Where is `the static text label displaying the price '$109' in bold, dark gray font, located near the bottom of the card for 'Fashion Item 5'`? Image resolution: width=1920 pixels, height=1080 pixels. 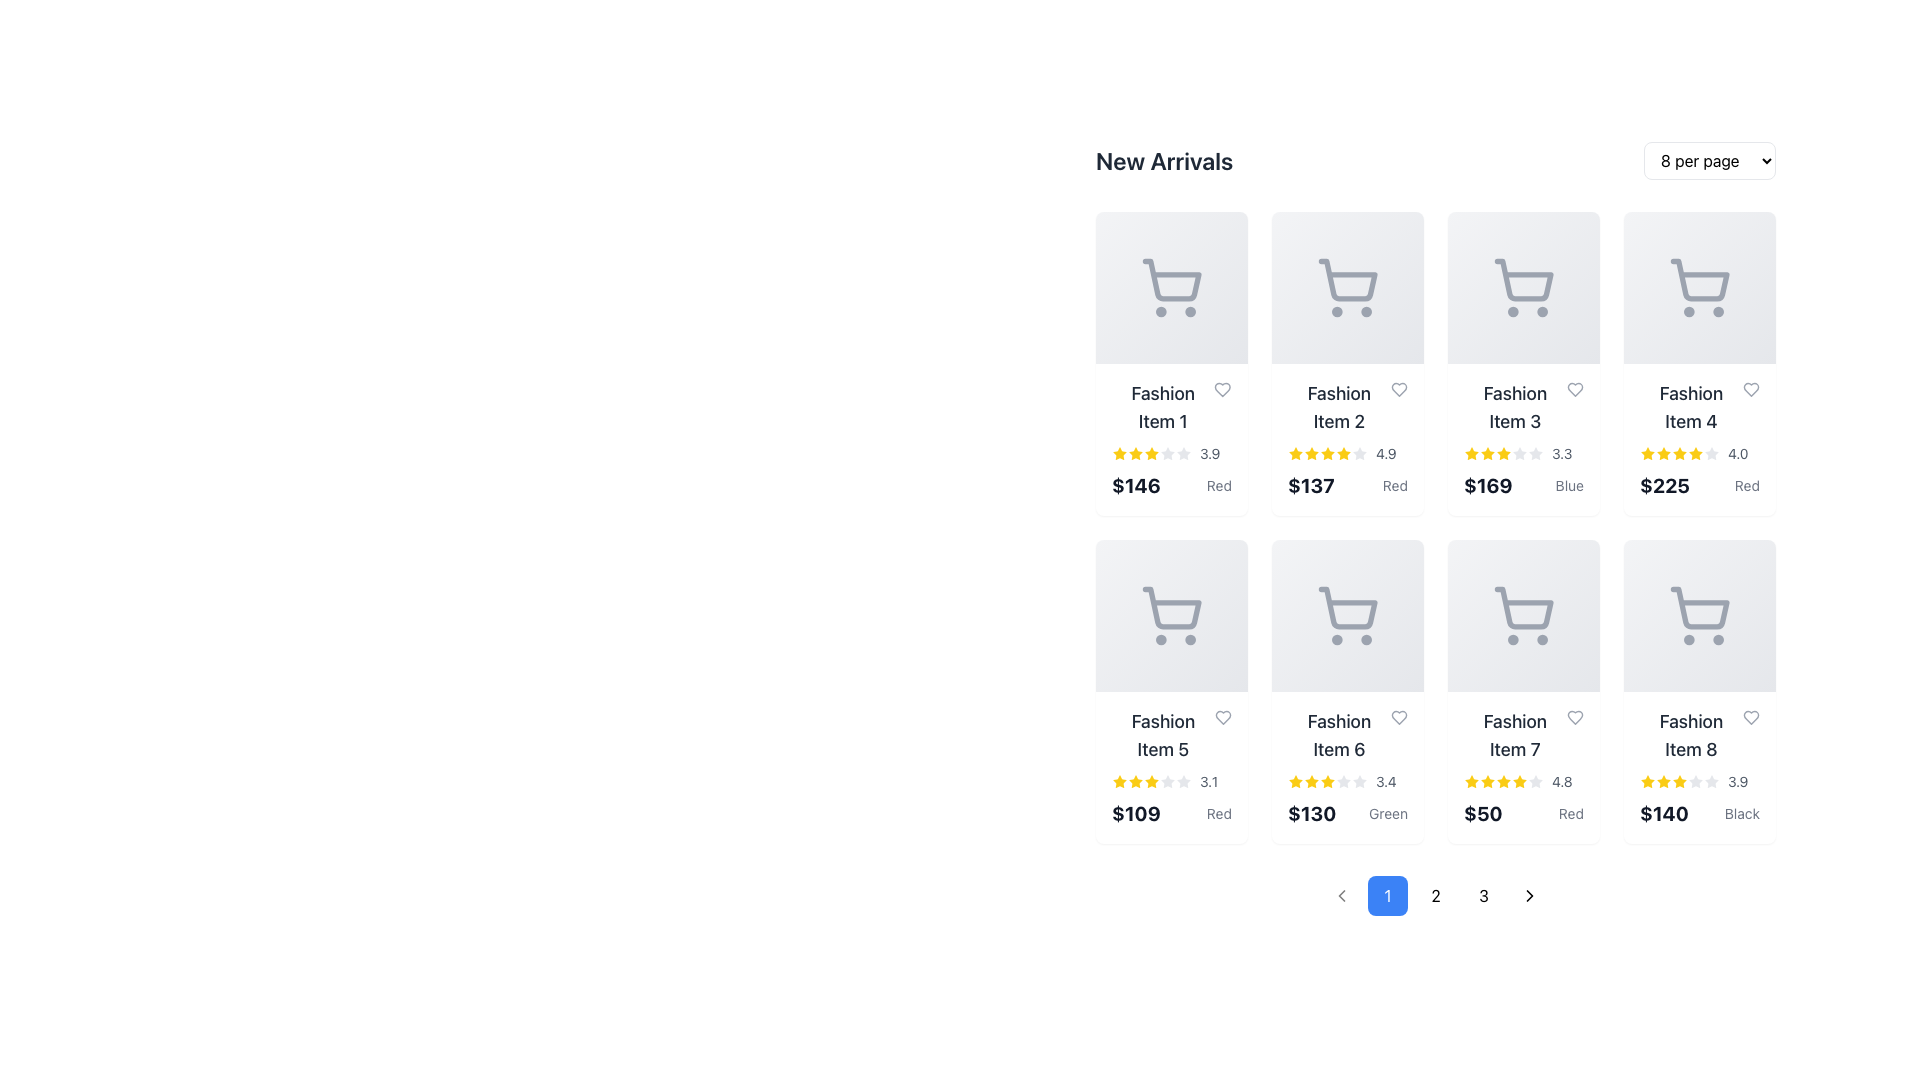 the static text label displaying the price '$109' in bold, dark gray font, located near the bottom of the card for 'Fashion Item 5' is located at coordinates (1136, 813).